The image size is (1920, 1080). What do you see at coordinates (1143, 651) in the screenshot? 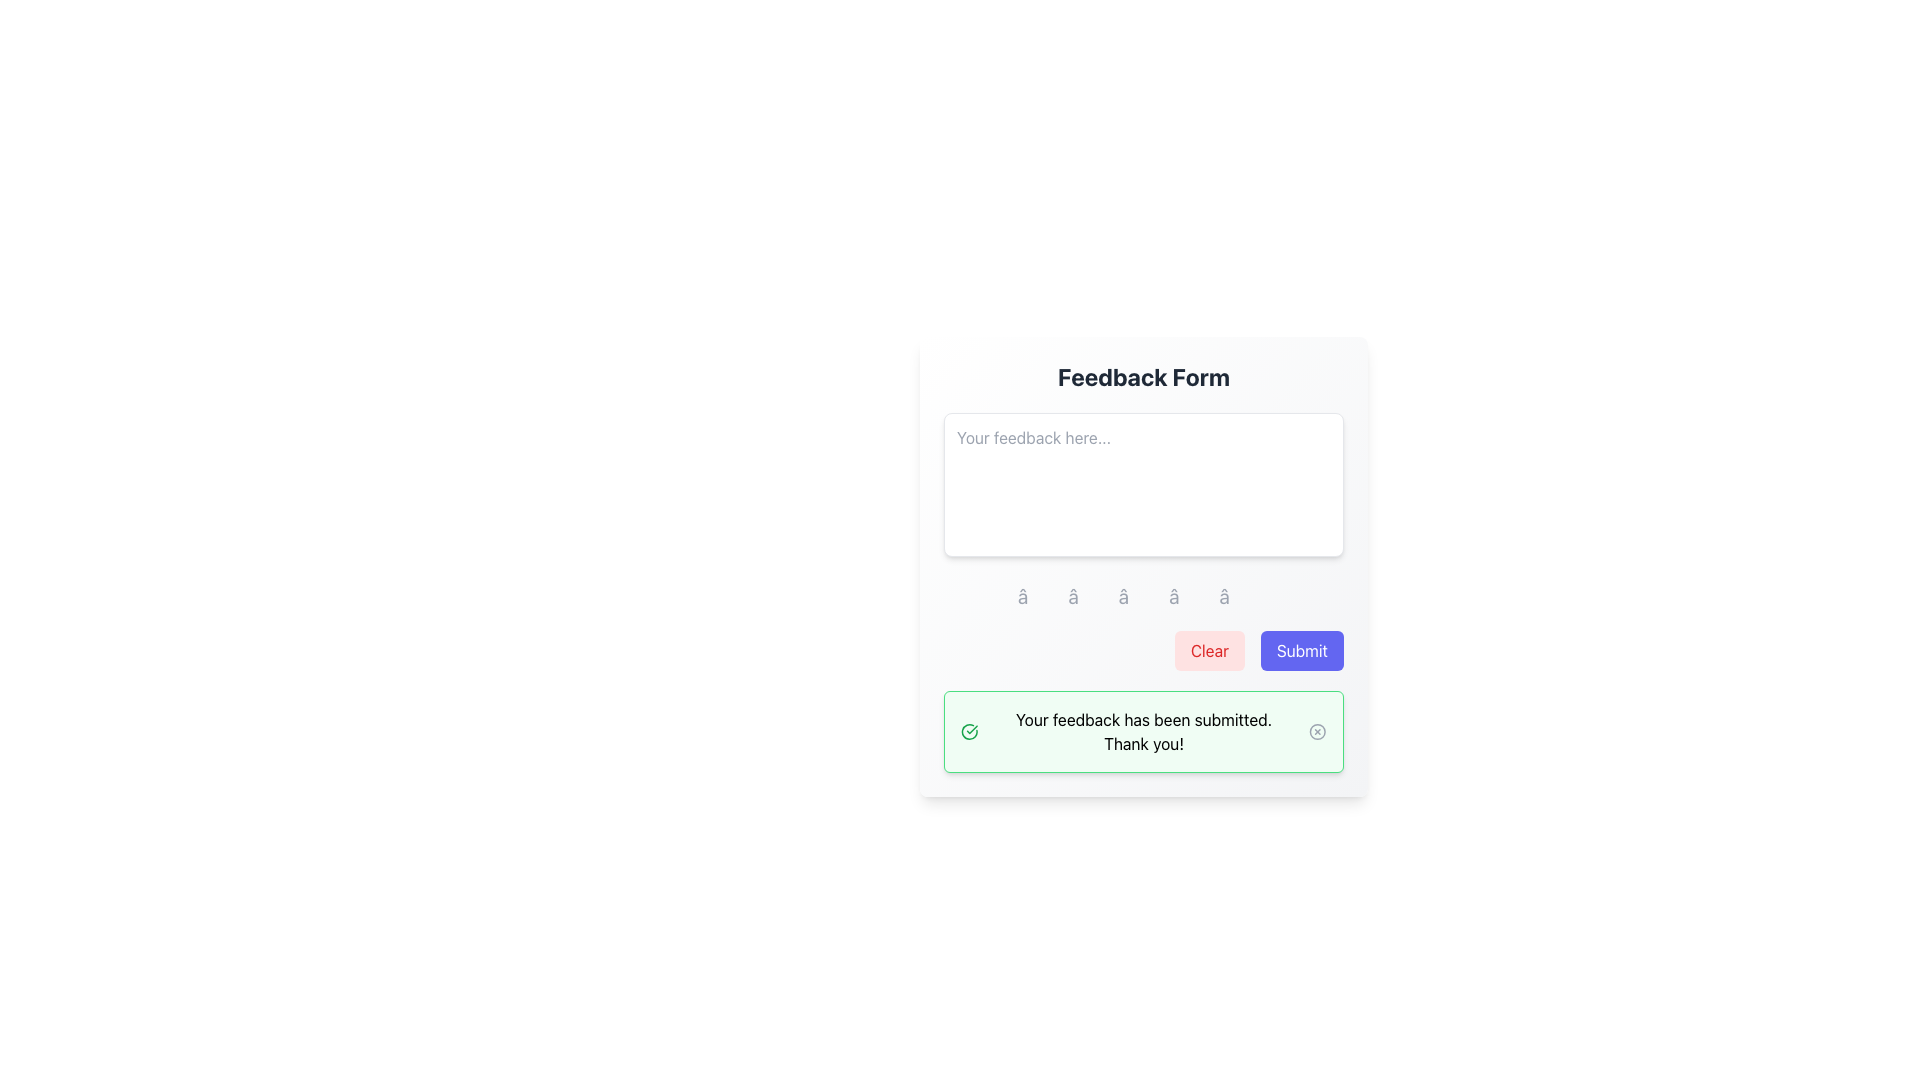
I see `the button group containing the 'Clear' and 'Submit' buttons, positioned at the bottom-right of the 'Feedback Form'` at bounding box center [1143, 651].